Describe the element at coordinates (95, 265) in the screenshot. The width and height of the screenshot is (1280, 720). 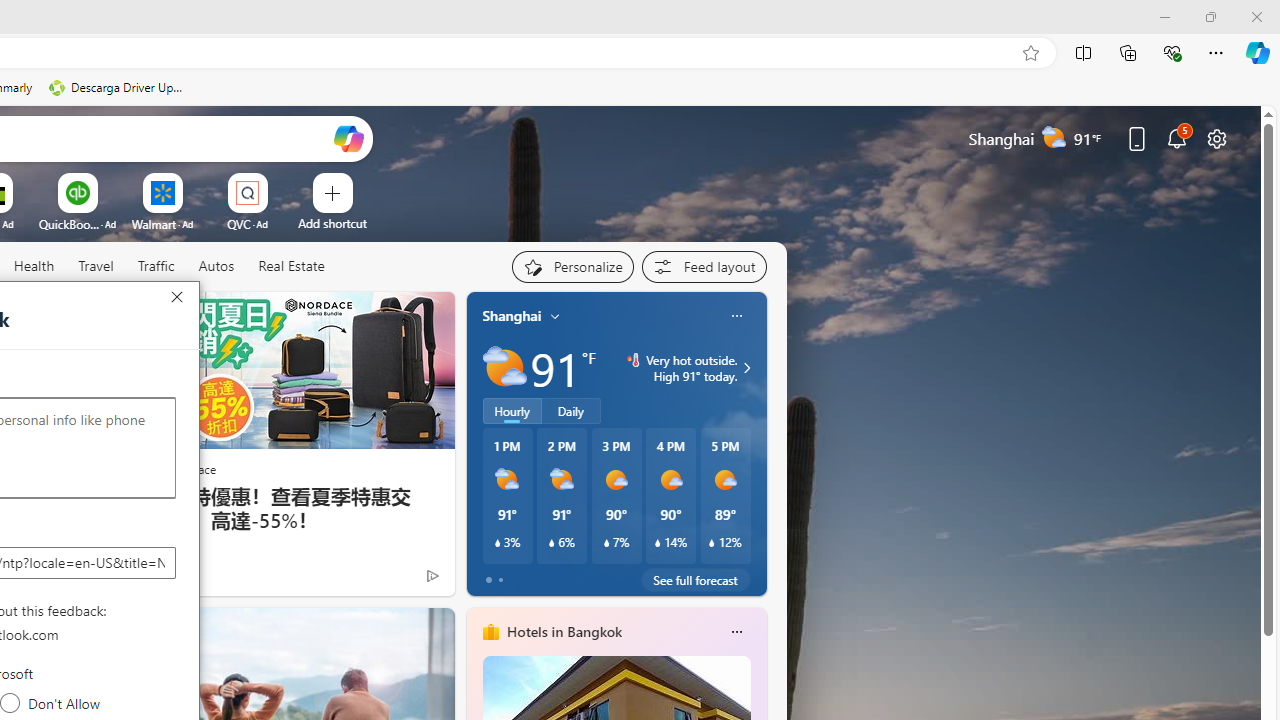
I see `'Travel'` at that location.